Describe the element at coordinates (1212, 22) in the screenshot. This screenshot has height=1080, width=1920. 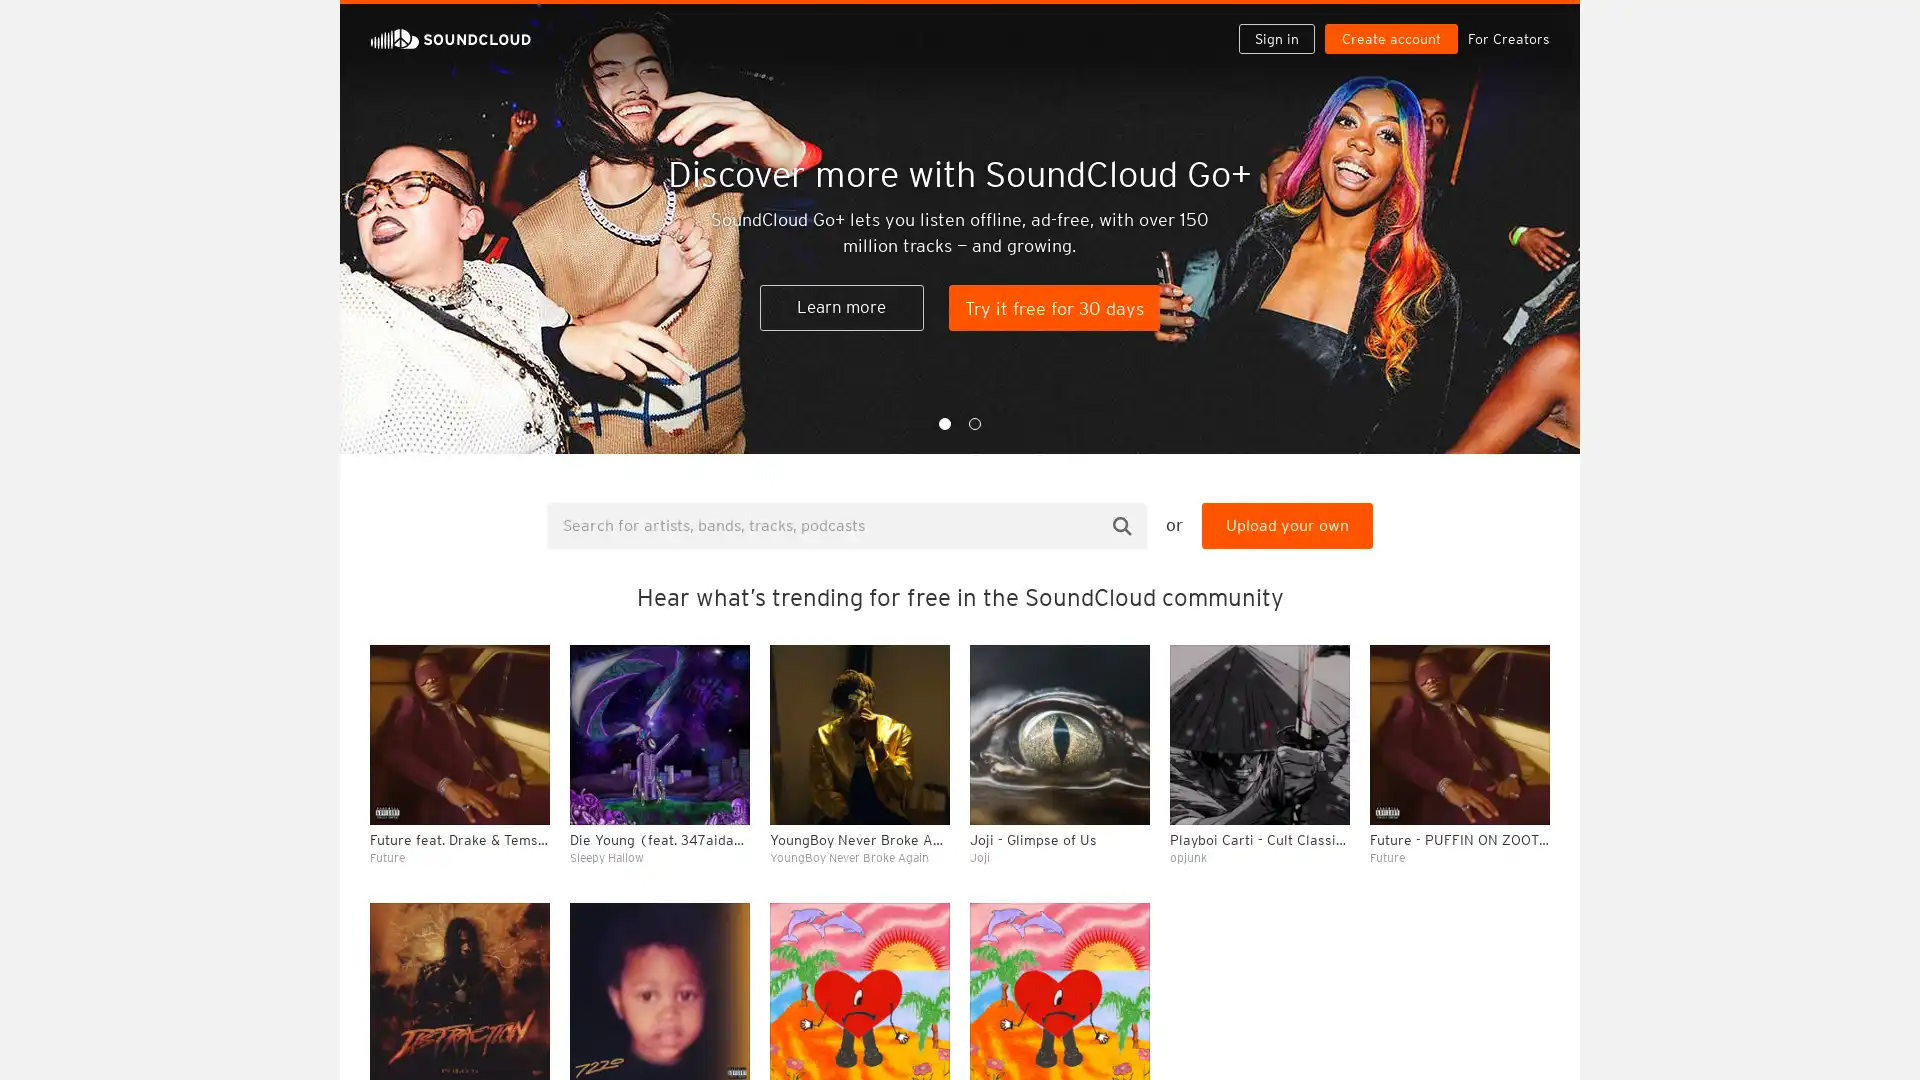
I see `Search` at that location.